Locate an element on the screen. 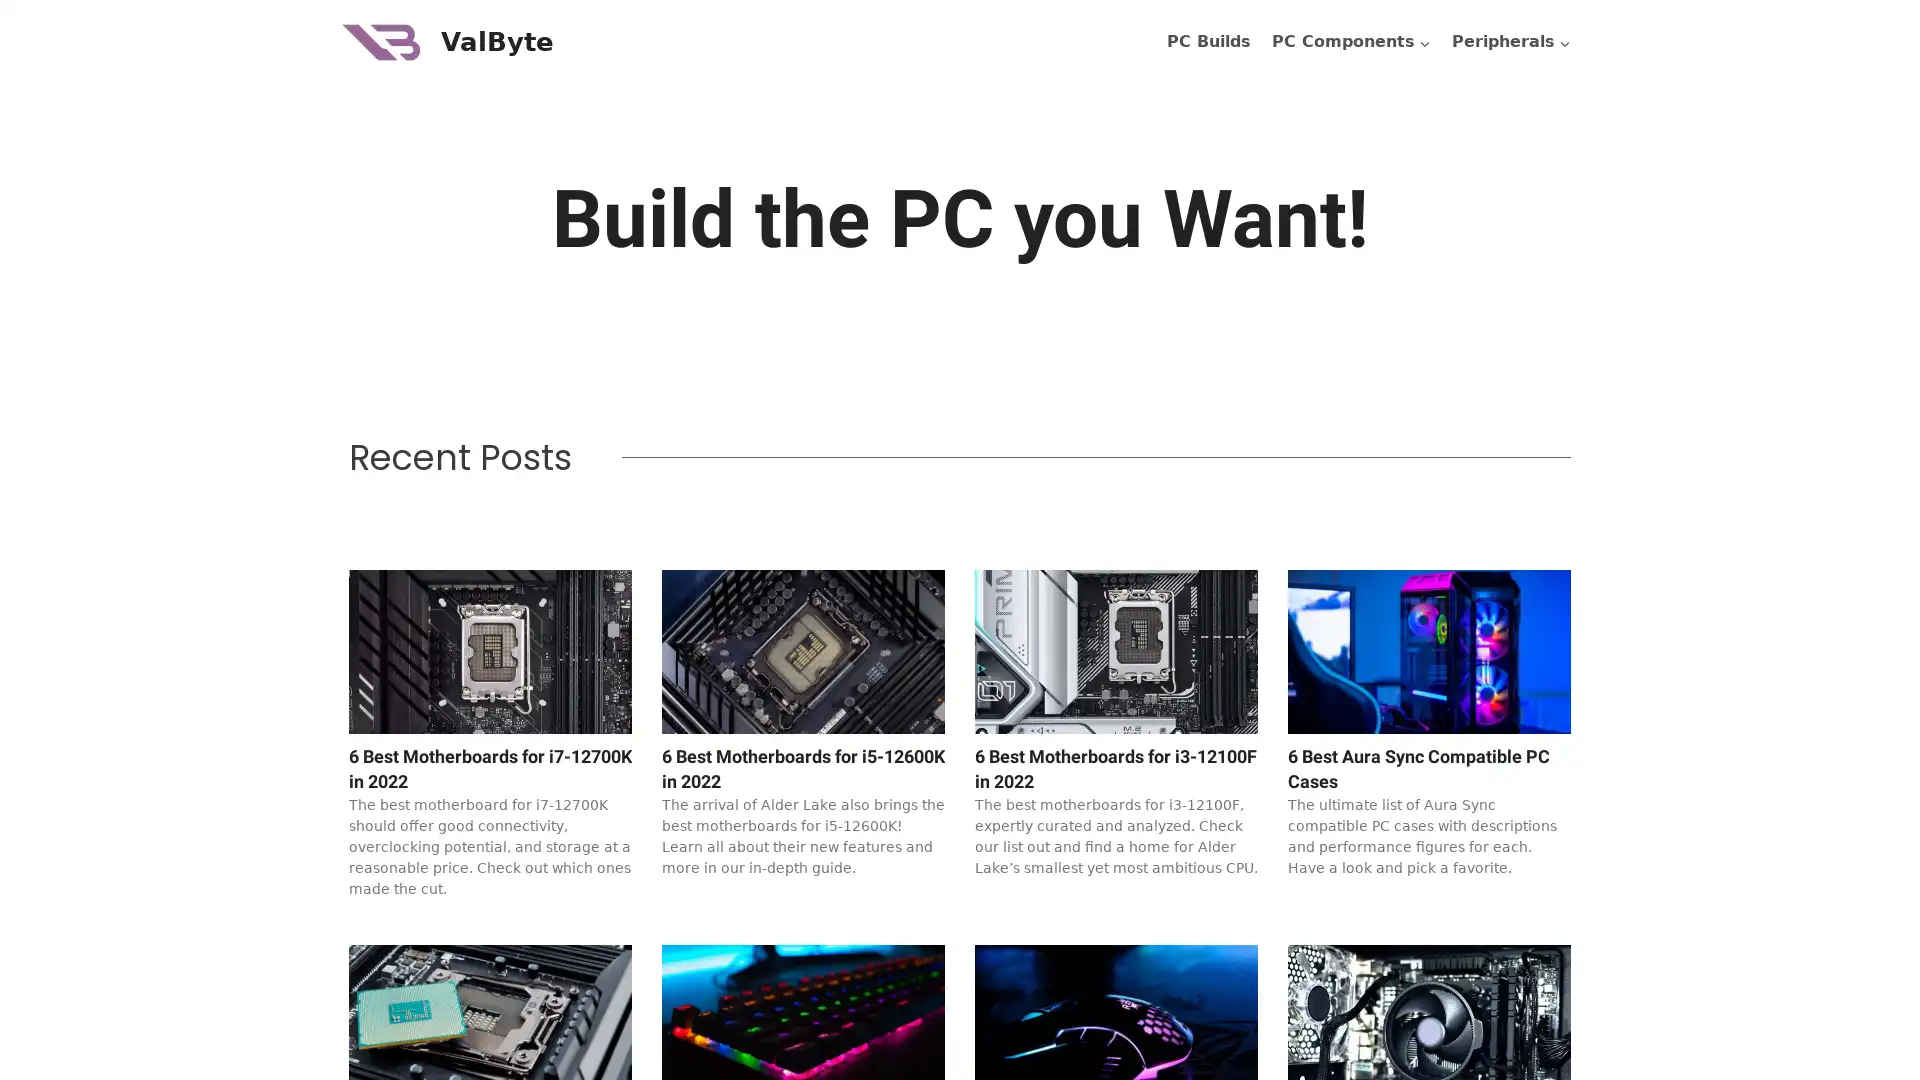  Expand child menu is located at coordinates (1350, 42).